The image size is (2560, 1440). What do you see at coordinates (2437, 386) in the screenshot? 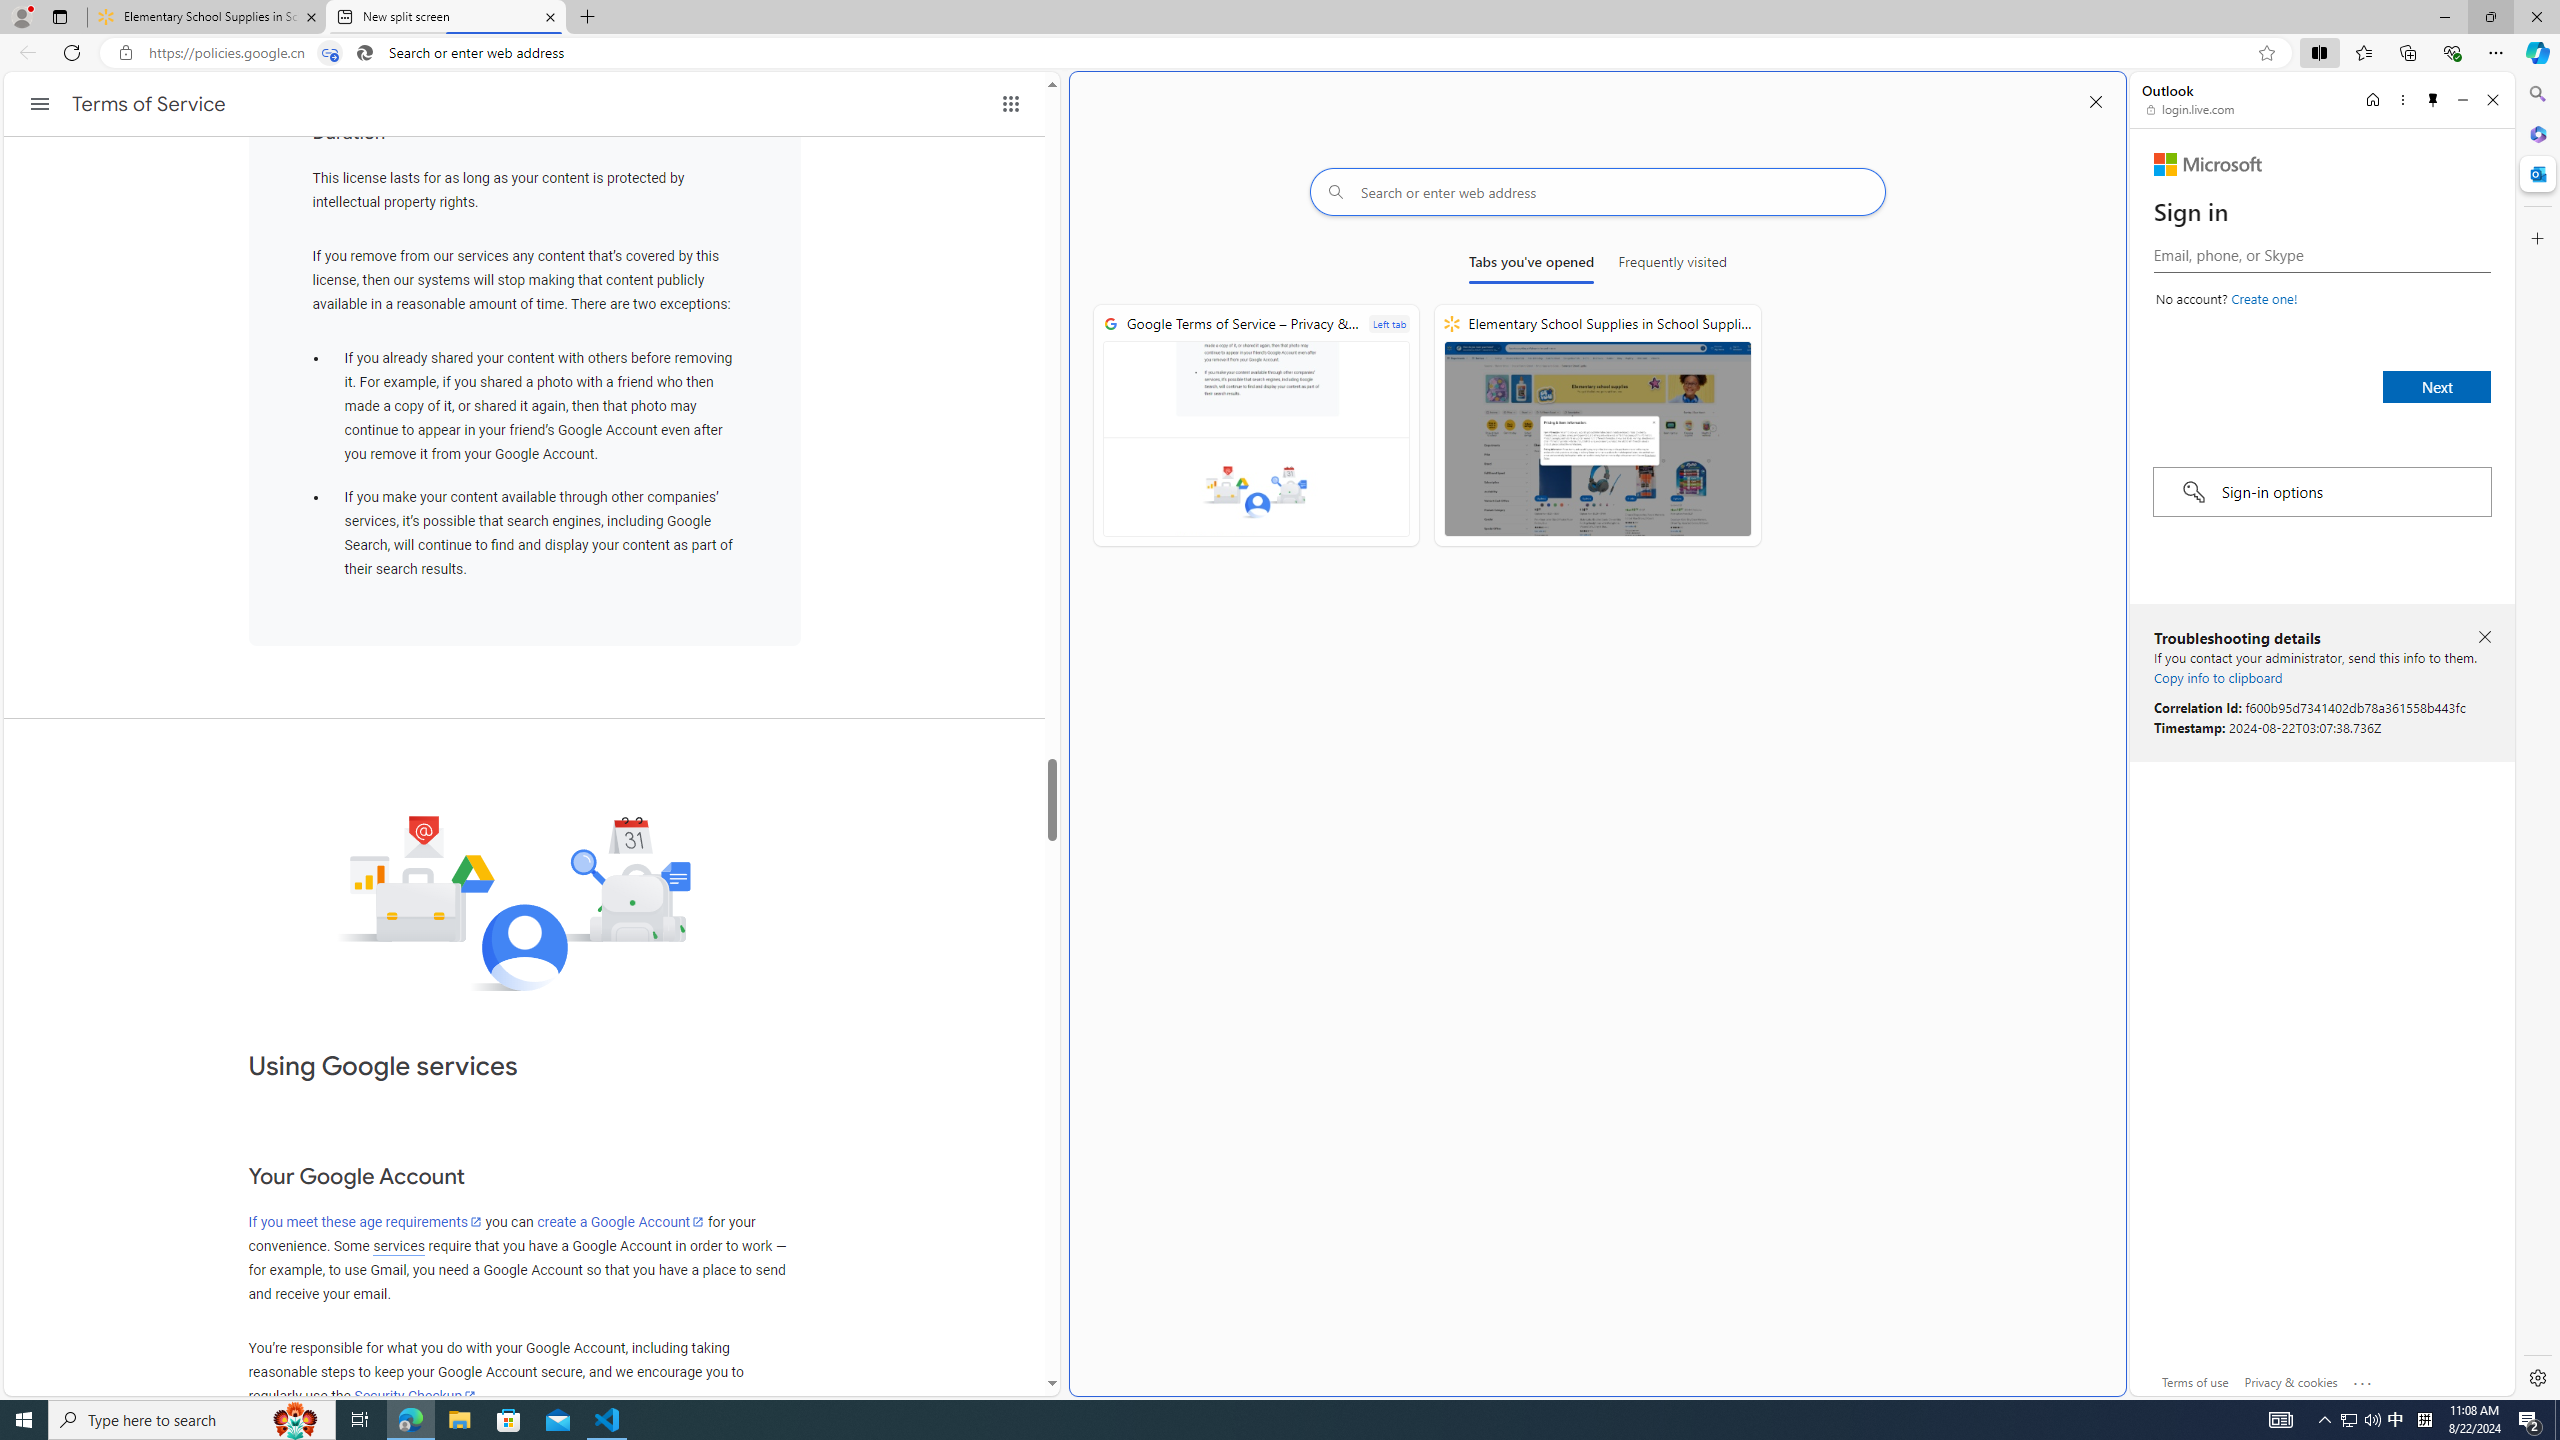
I see `'Next'` at bounding box center [2437, 386].